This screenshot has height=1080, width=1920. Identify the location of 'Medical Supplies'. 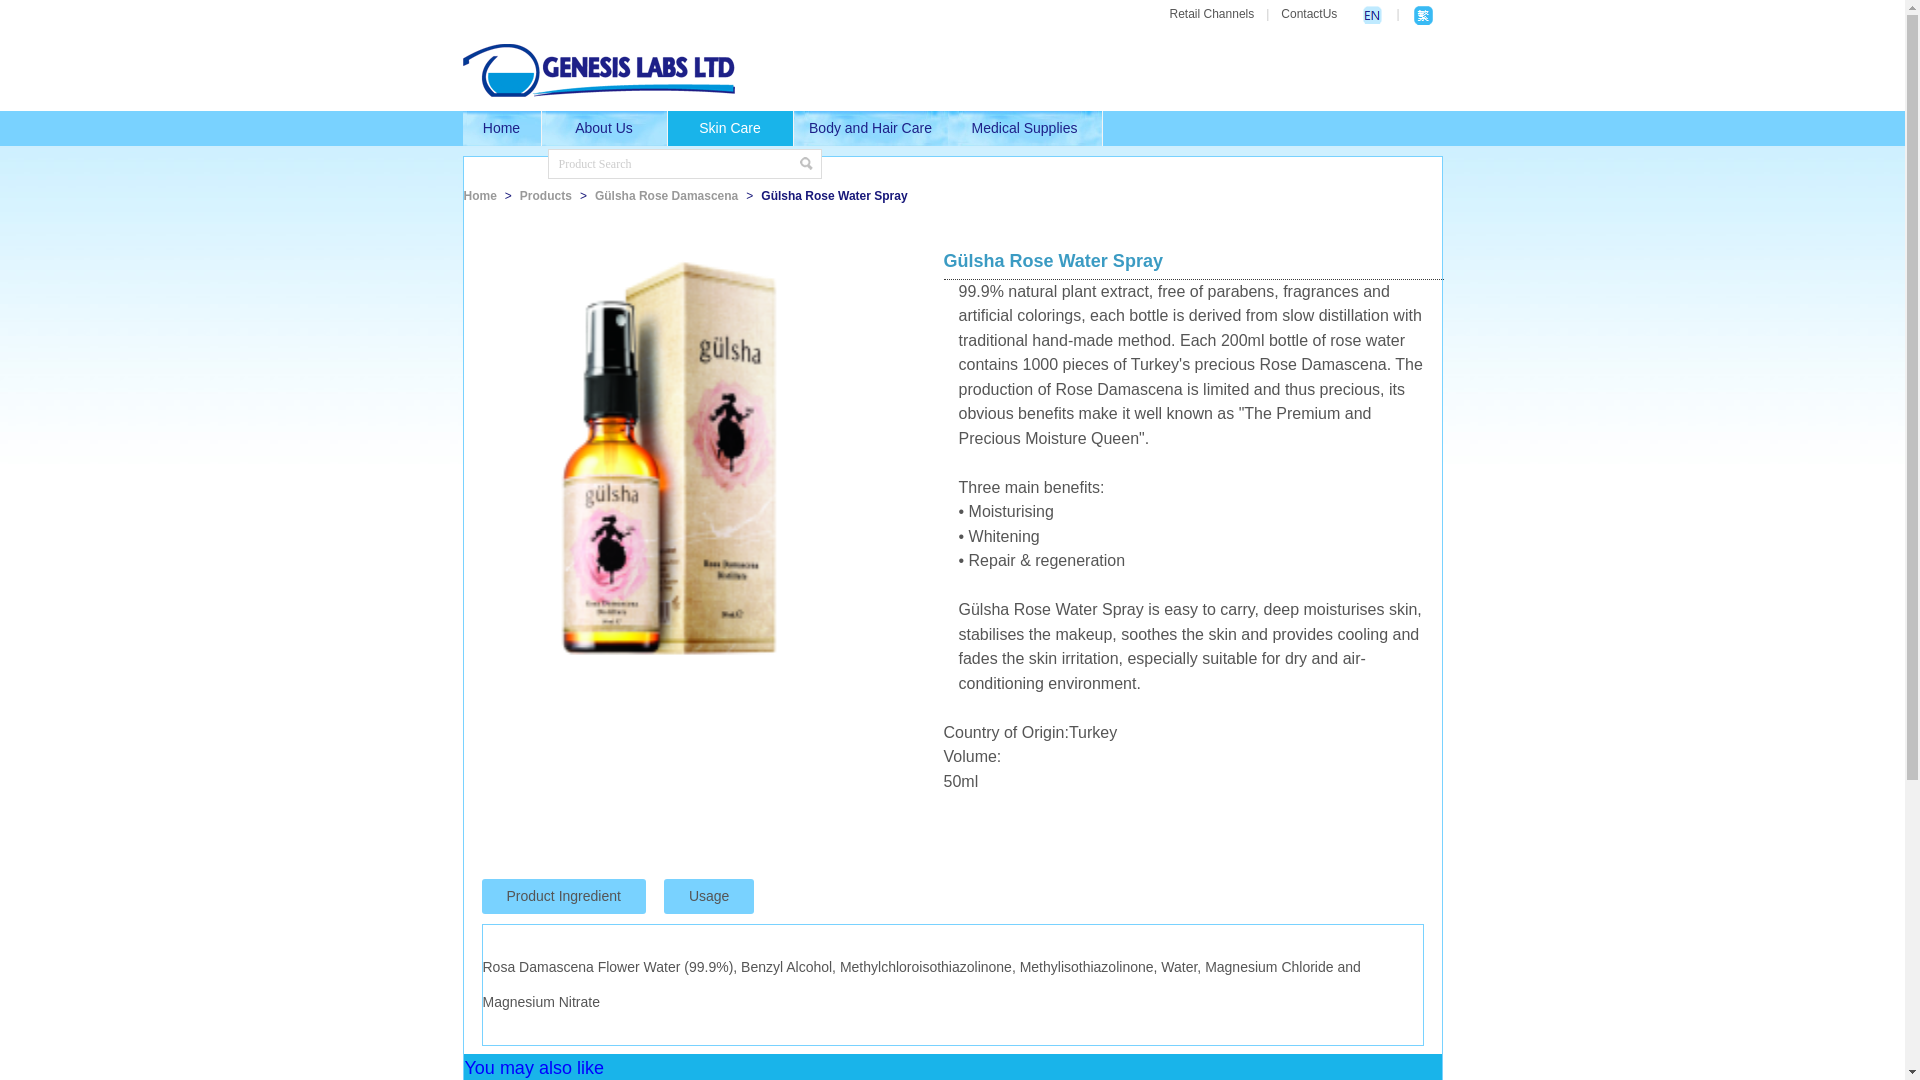
(1025, 128).